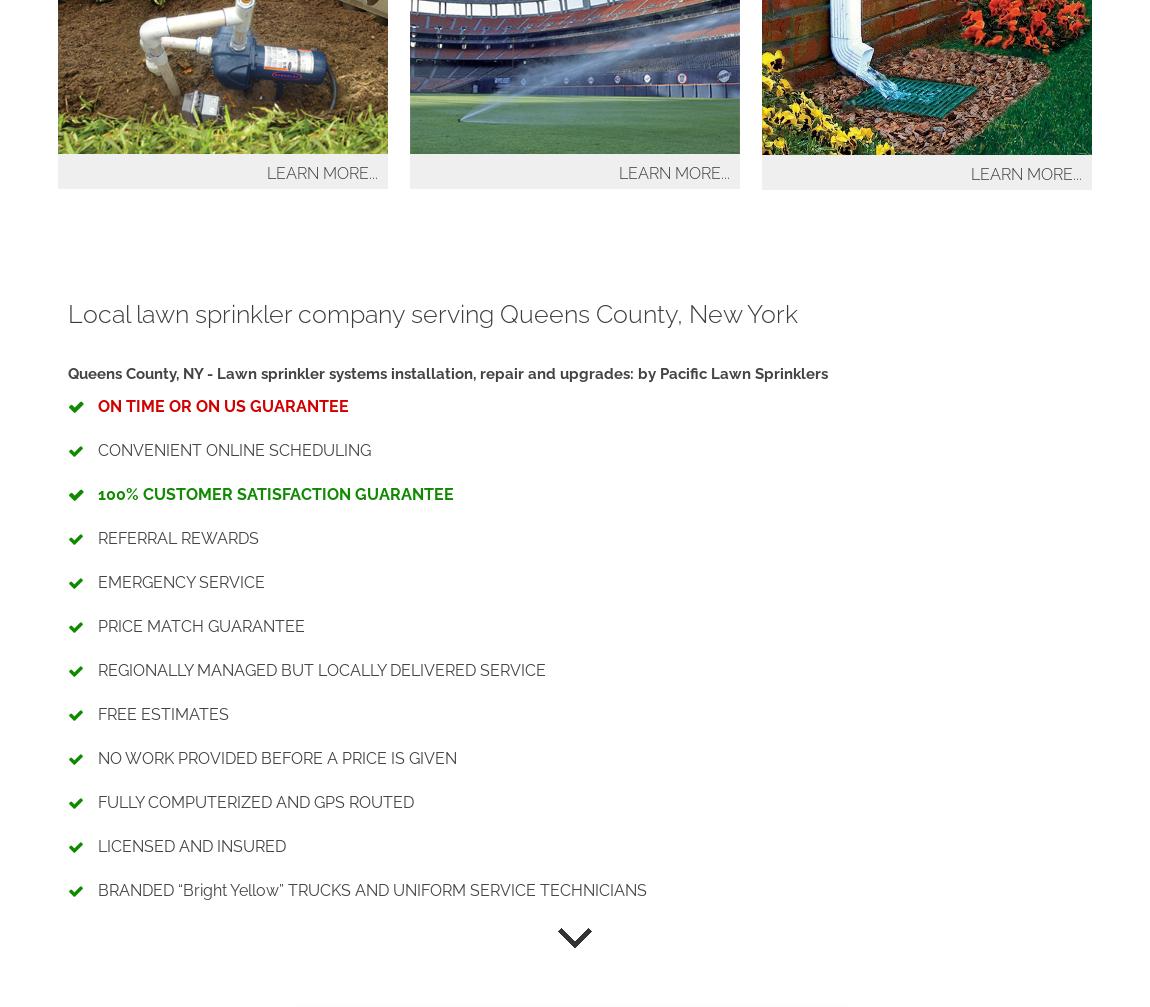  I want to click on 'FREE ESTIMATES', so click(161, 713).